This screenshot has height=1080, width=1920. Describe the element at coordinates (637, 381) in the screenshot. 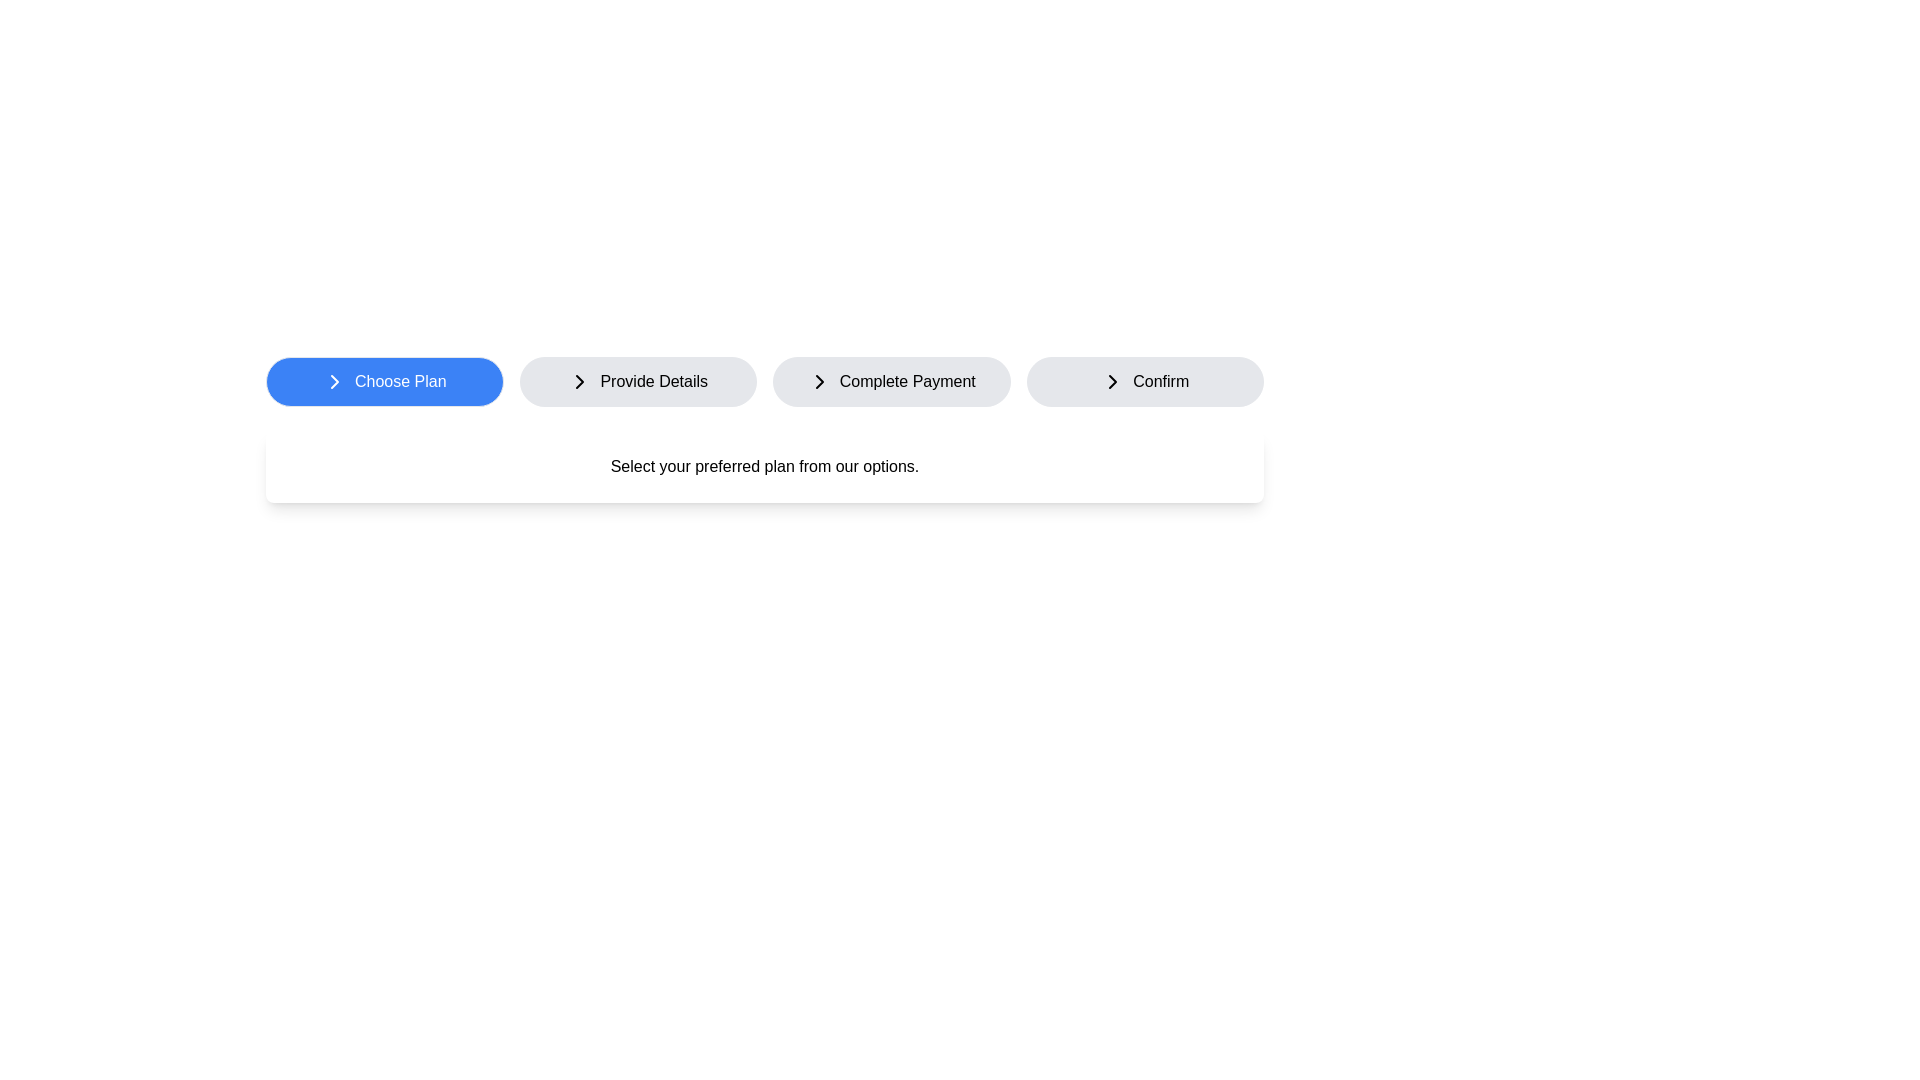

I see `the step button corresponding to Provide Details` at that location.